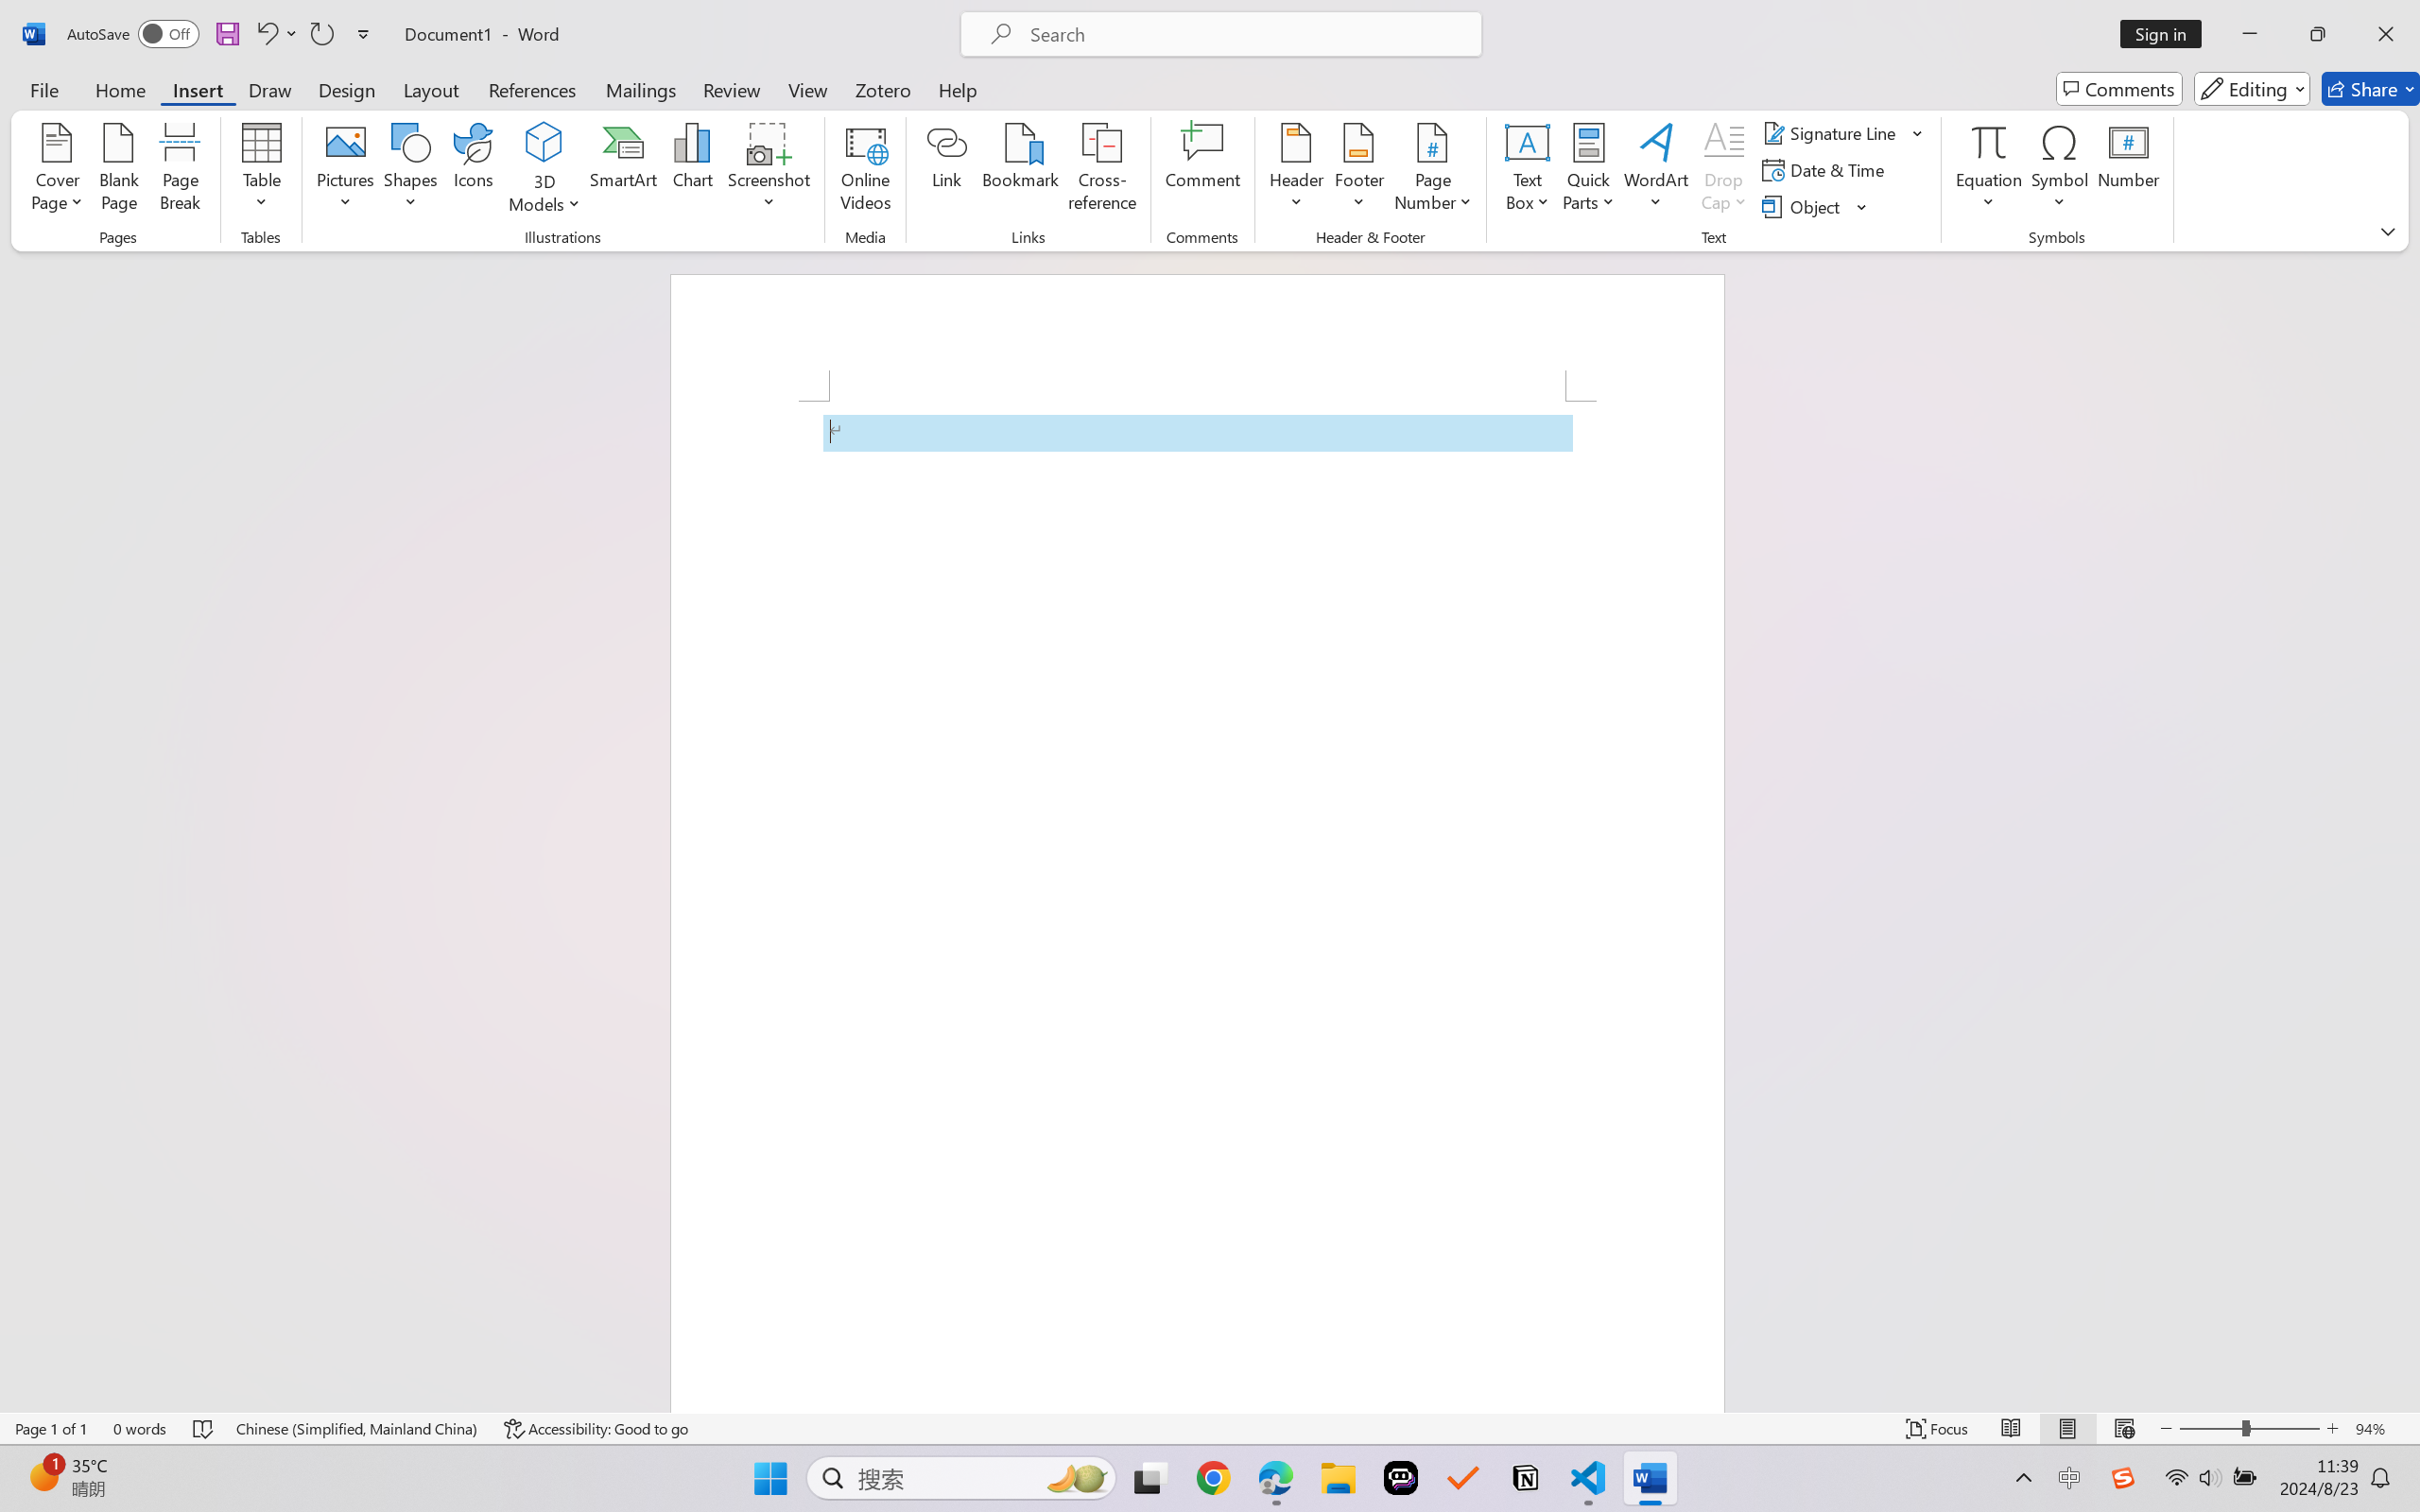 This screenshot has height=1512, width=2420. What do you see at coordinates (1988, 141) in the screenshot?
I see `'Equation'` at bounding box center [1988, 141].